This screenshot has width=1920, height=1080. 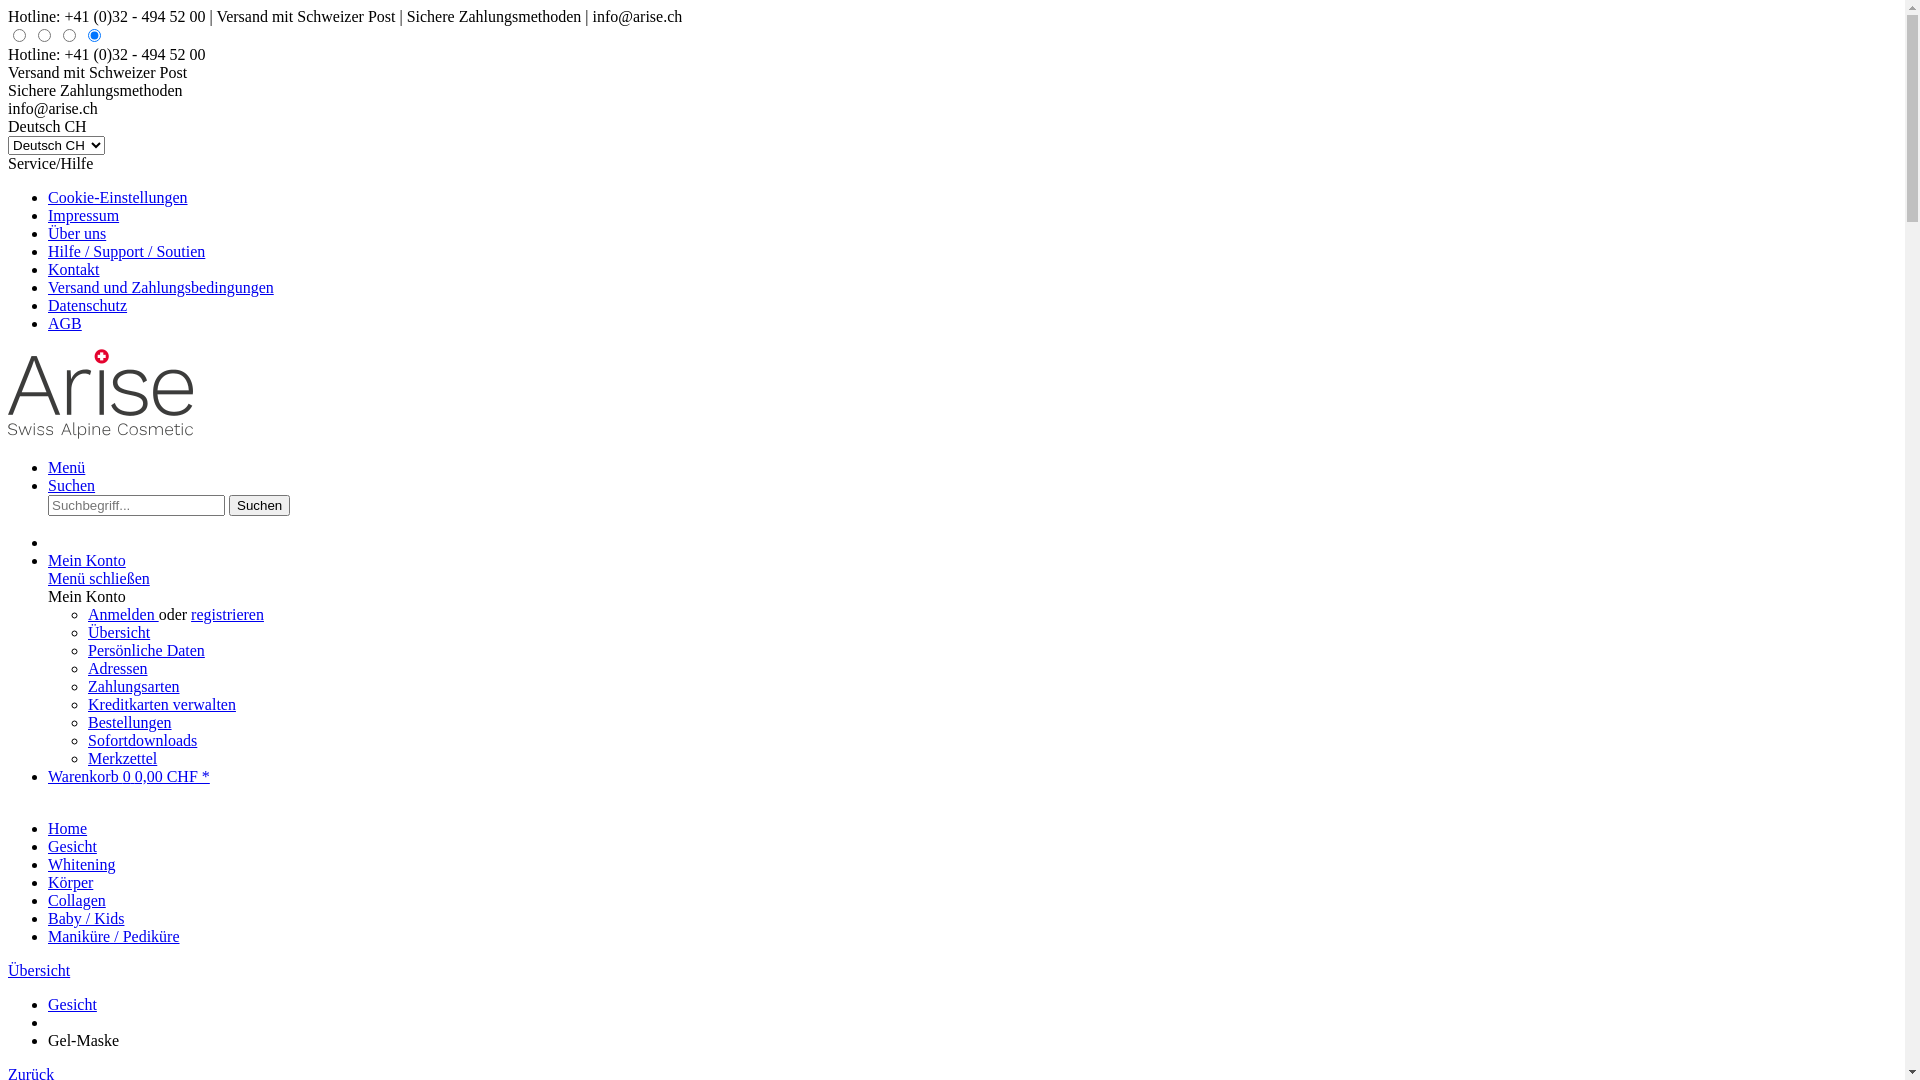 I want to click on 'Hilfe / Support / Soutien', so click(x=125, y=250).